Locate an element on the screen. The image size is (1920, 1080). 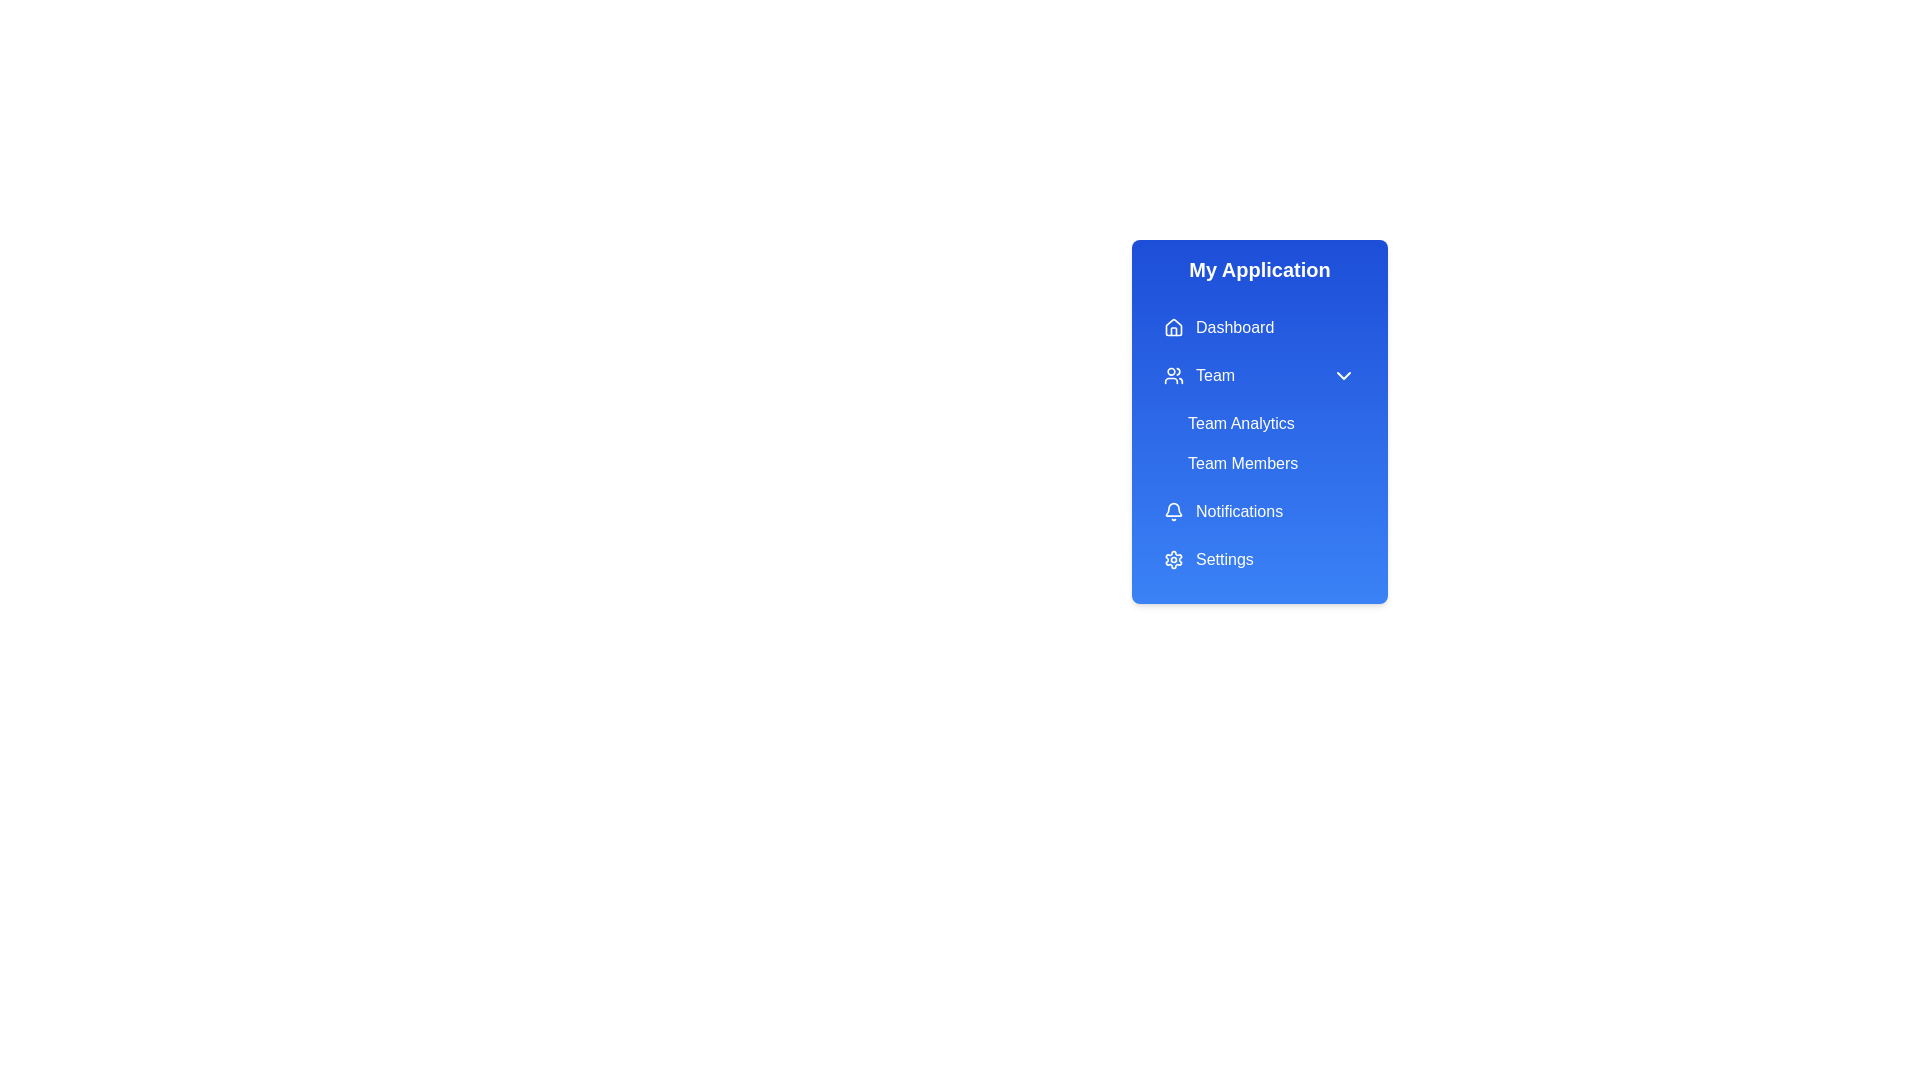
the 'Team' menu icon, which resembles a group of users with two overlapping circular shapes in white on a blue background is located at coordinates (1174, 375).